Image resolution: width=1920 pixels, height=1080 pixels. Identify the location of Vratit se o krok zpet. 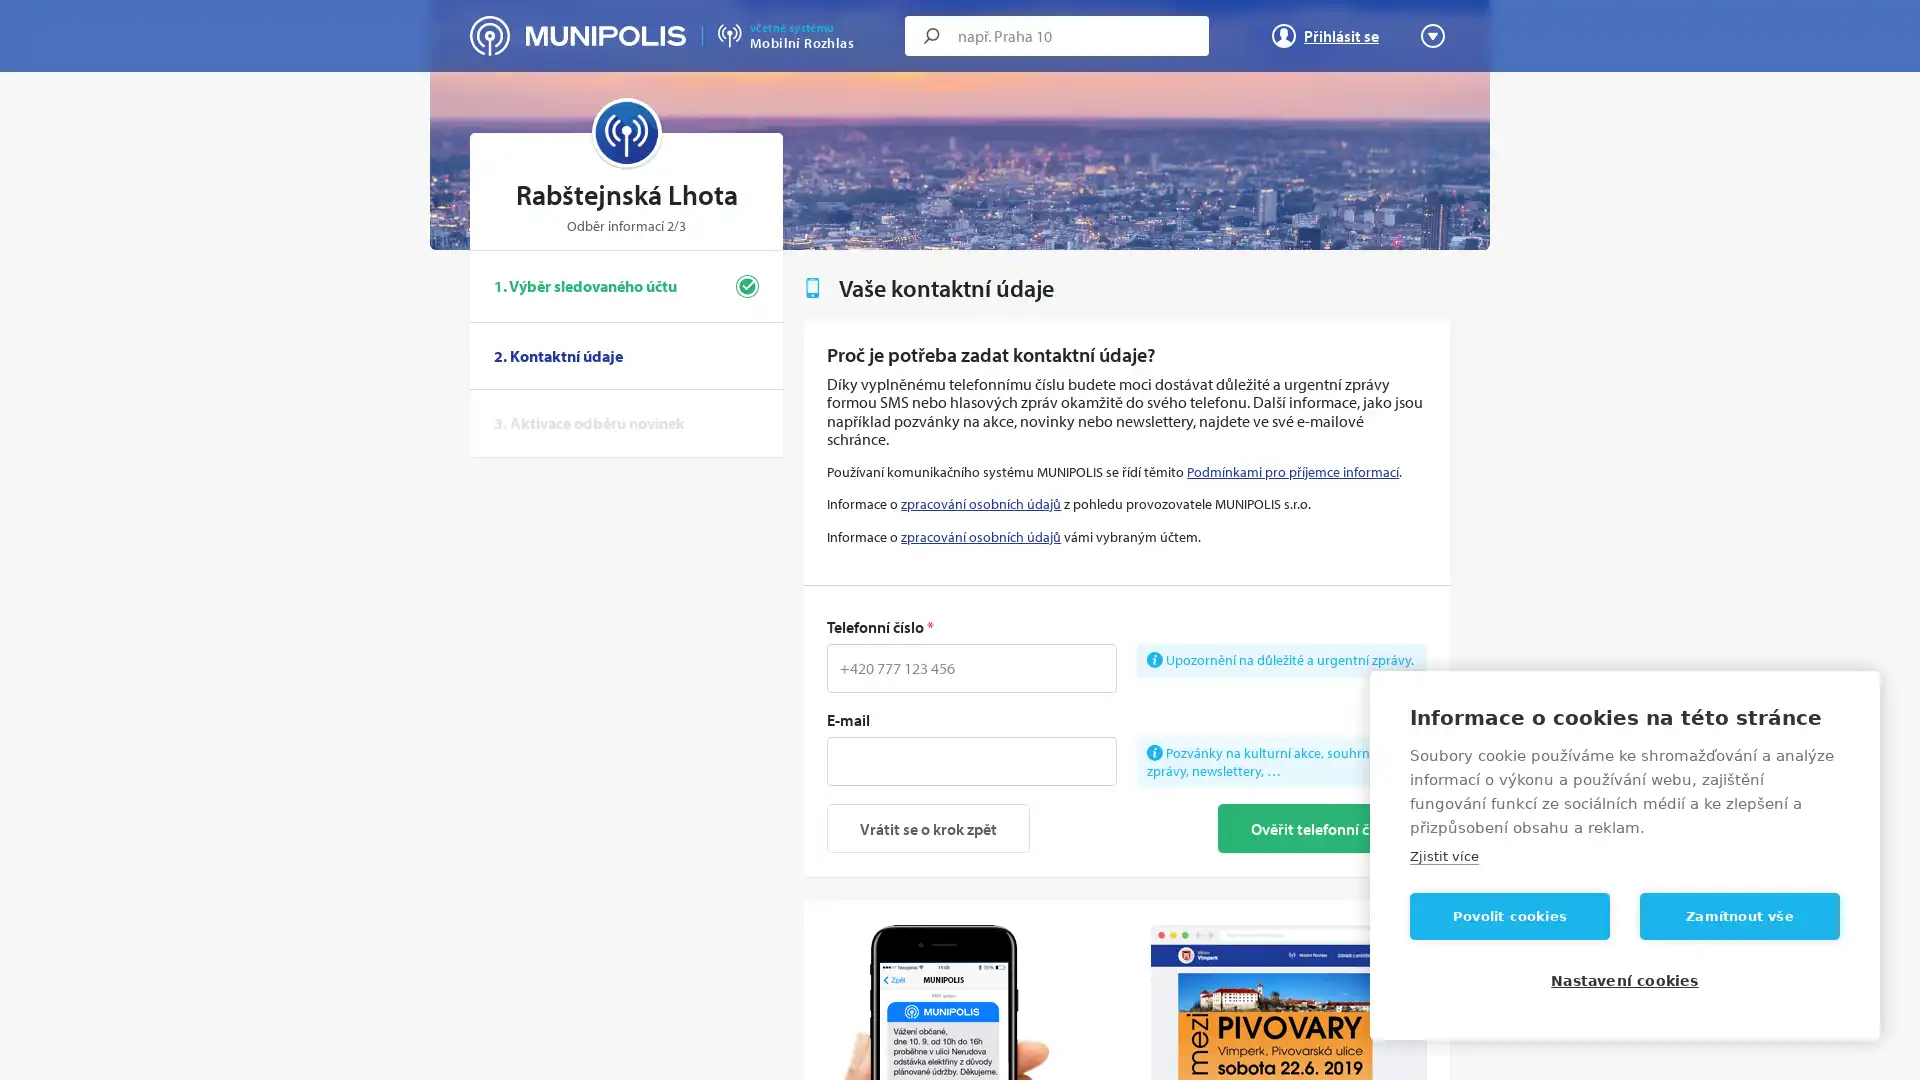
(927, 828).